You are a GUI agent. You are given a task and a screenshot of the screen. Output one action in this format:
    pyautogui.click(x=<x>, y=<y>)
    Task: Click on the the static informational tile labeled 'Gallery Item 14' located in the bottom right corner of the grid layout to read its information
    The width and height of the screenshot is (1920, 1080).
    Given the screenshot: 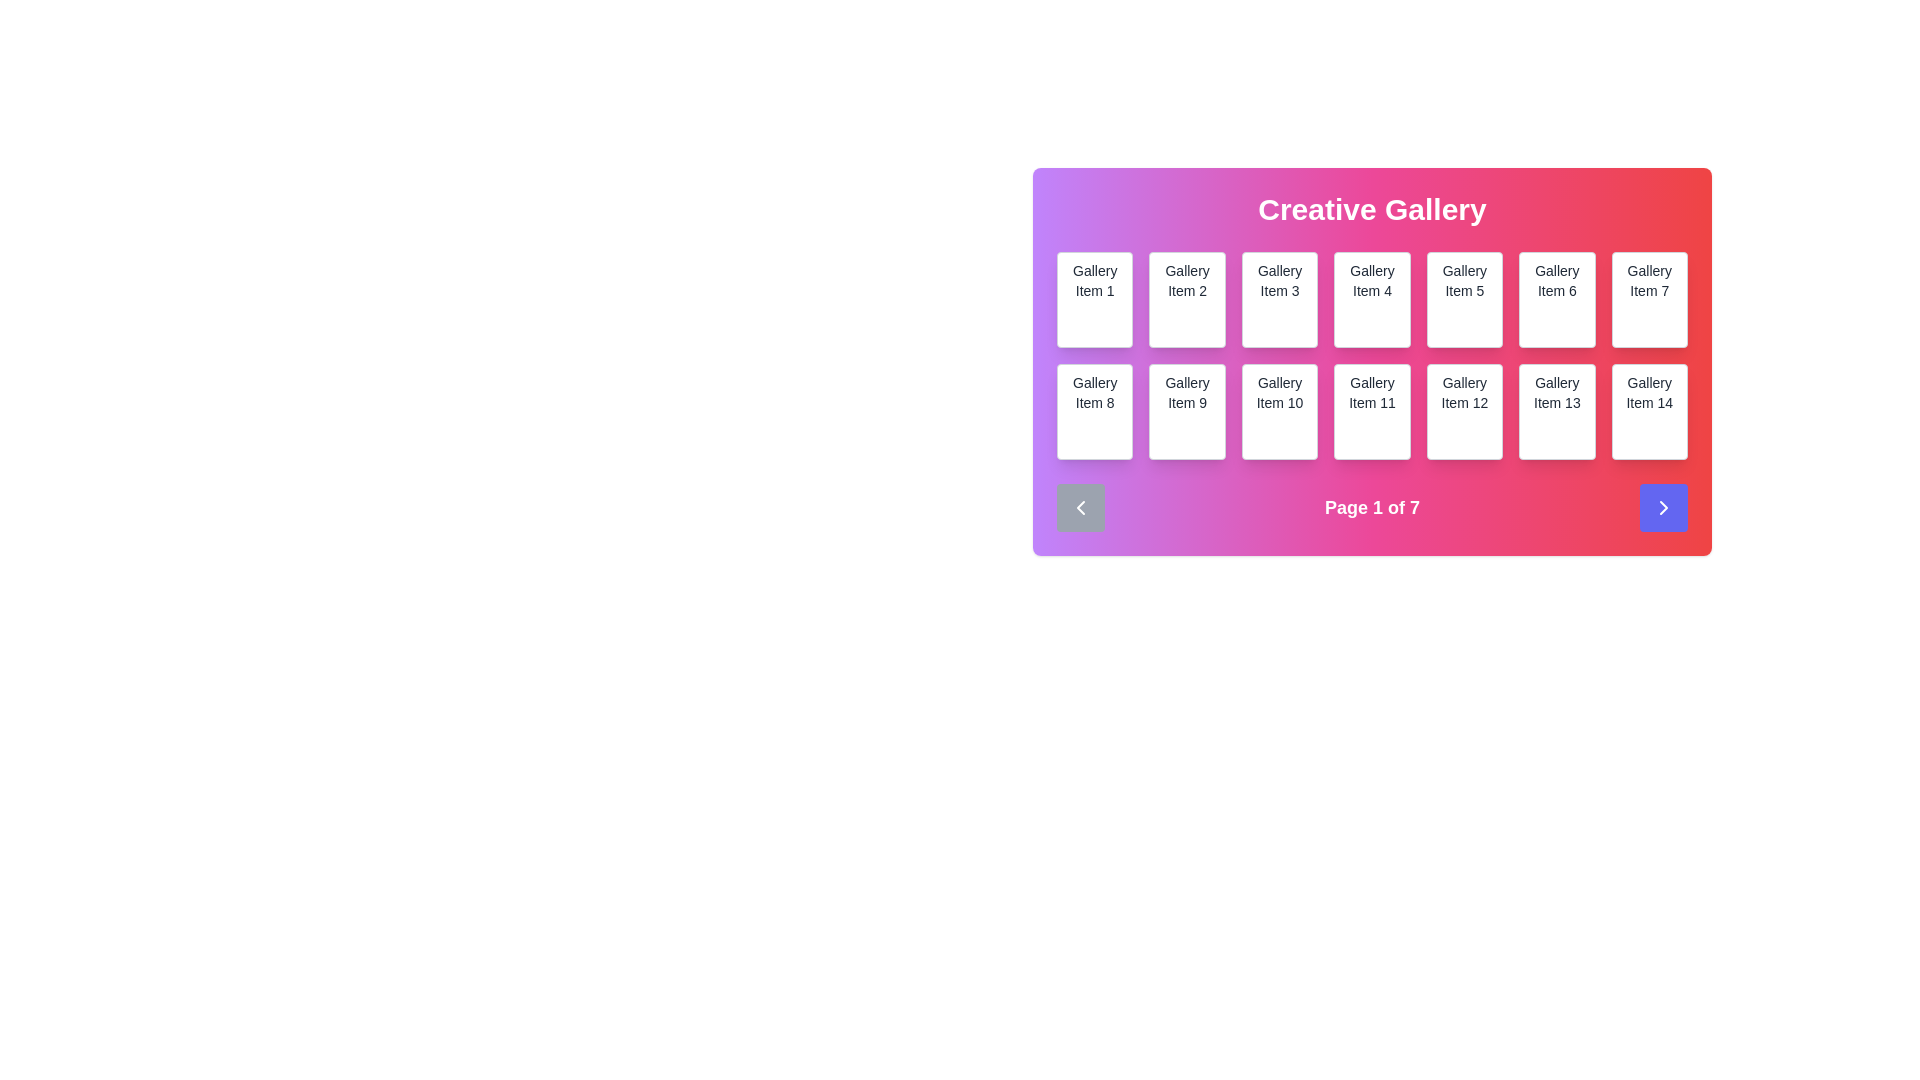 What is the action you would take?
    pyautogui.click(x=1649, y=411)
    